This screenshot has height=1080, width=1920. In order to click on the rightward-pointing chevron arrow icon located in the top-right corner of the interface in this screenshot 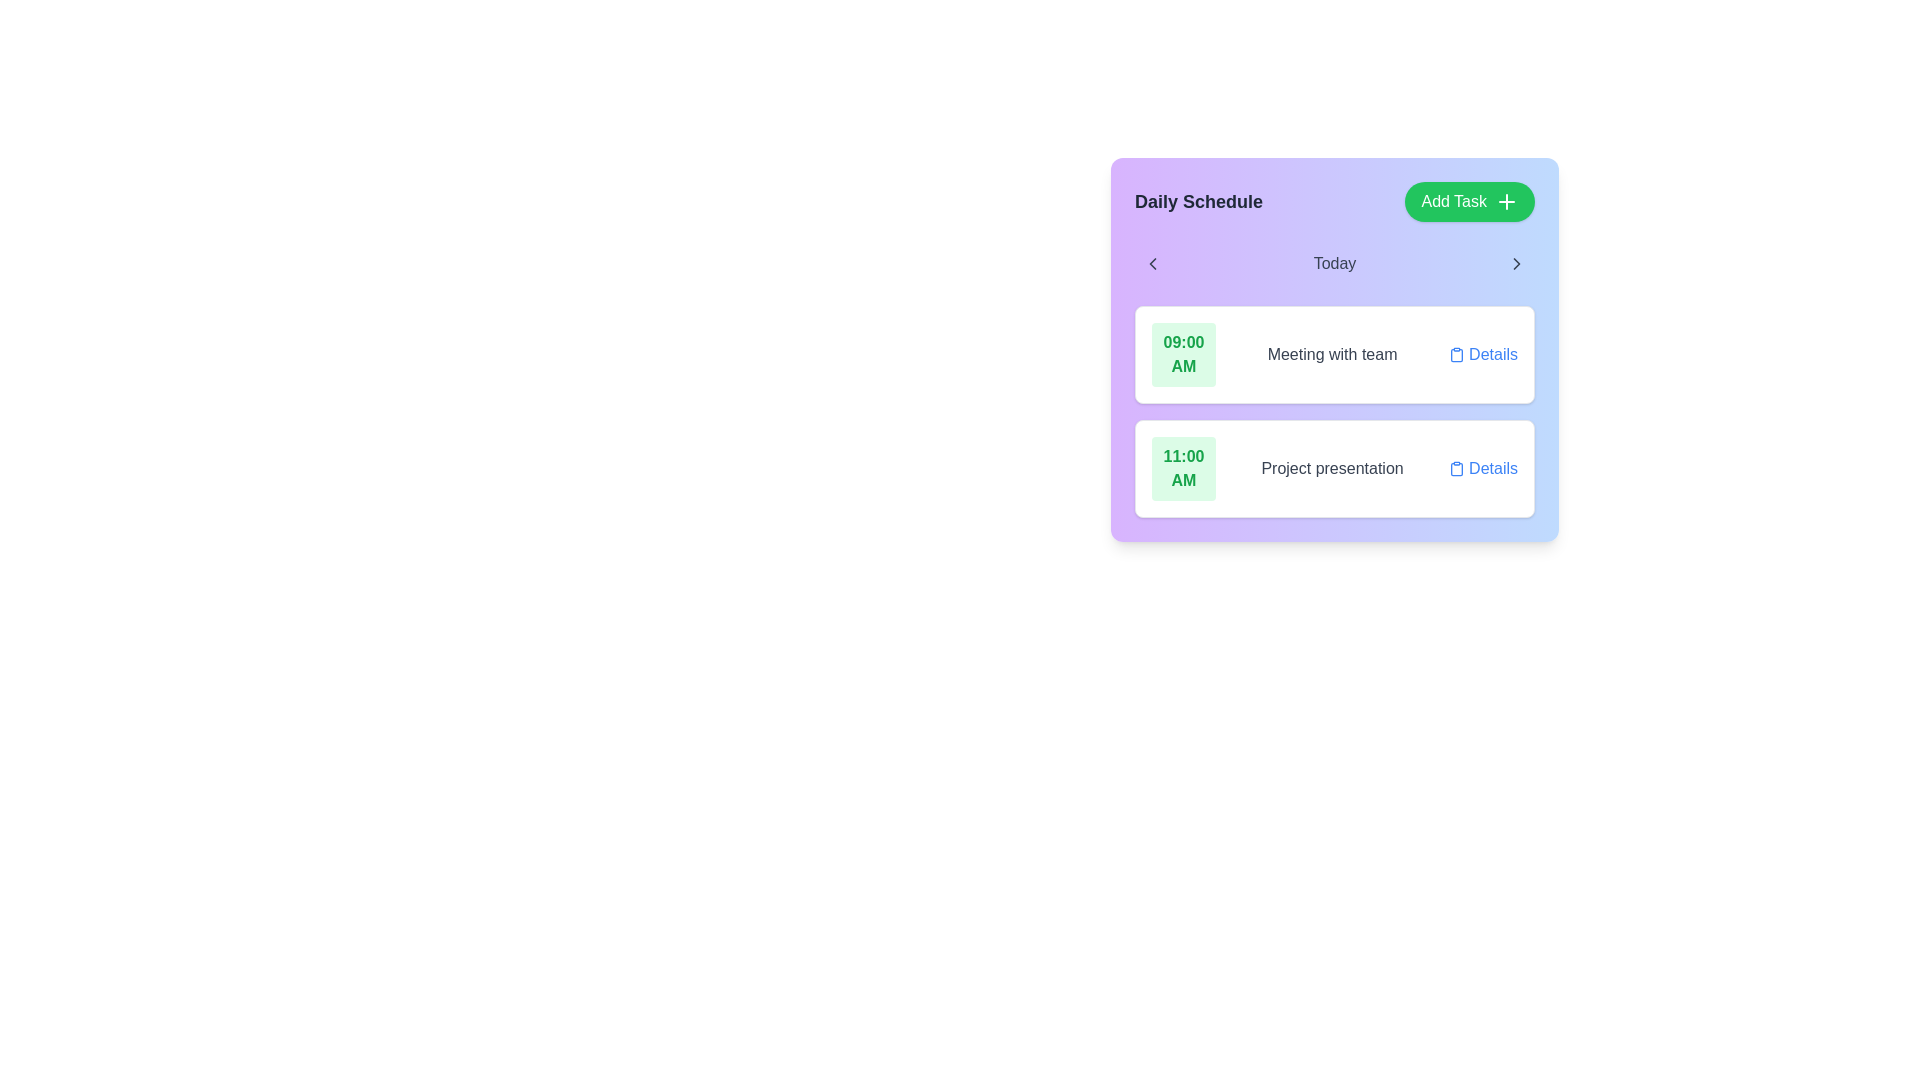, I will do `click(1516, 262)`.